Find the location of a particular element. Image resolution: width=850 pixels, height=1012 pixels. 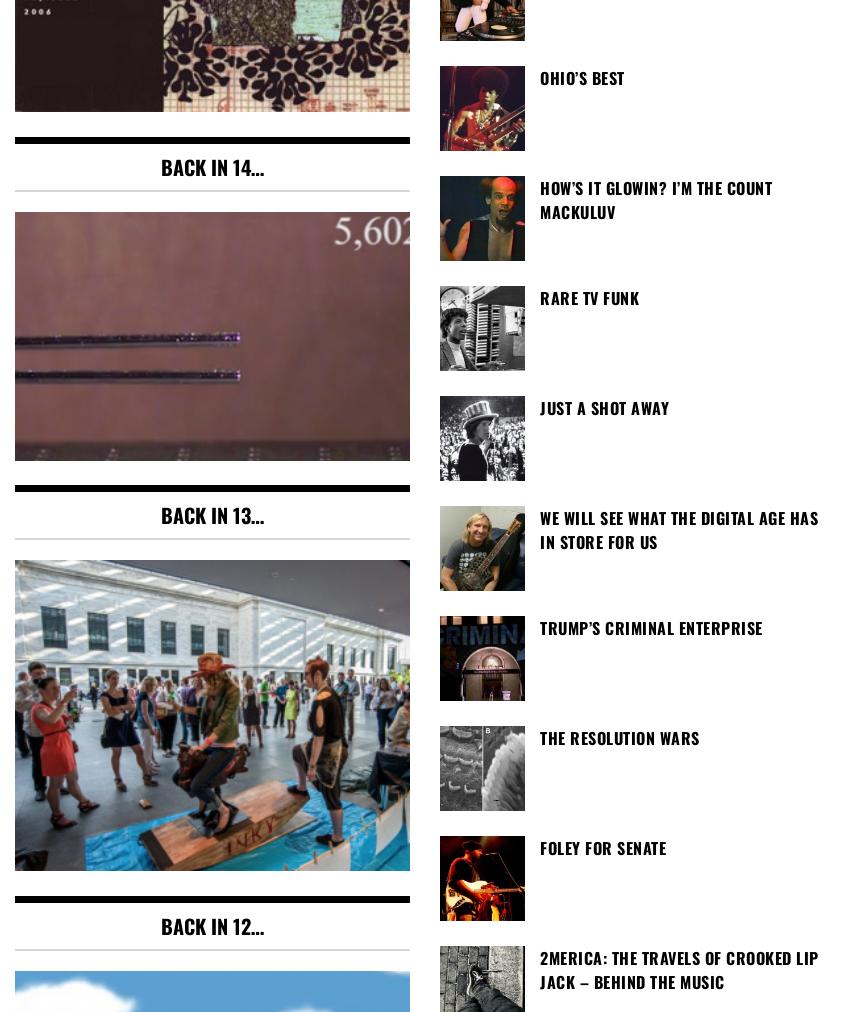

'Back in 13…' is located at coordinates (211, 514).